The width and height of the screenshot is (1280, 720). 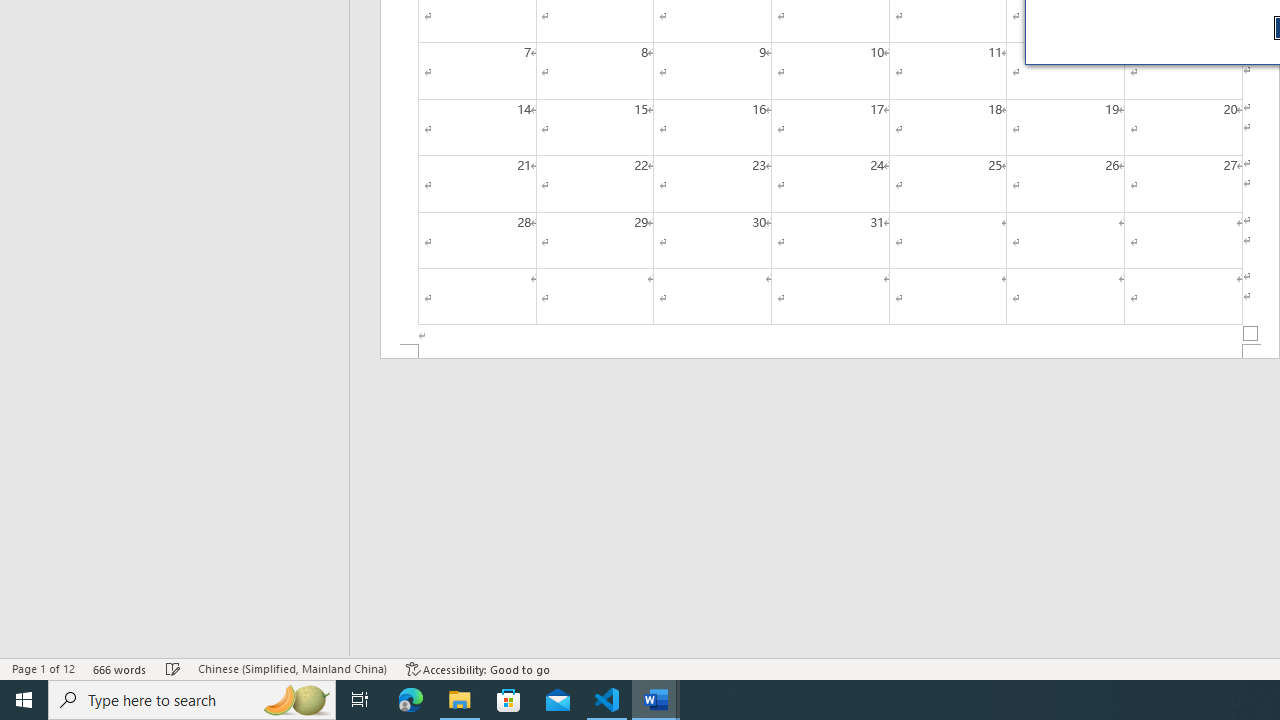 What do you see at coordinates (509, 698) in the screenshot?
I see `'Microsoft Store'` at bounding box center [509, 698].